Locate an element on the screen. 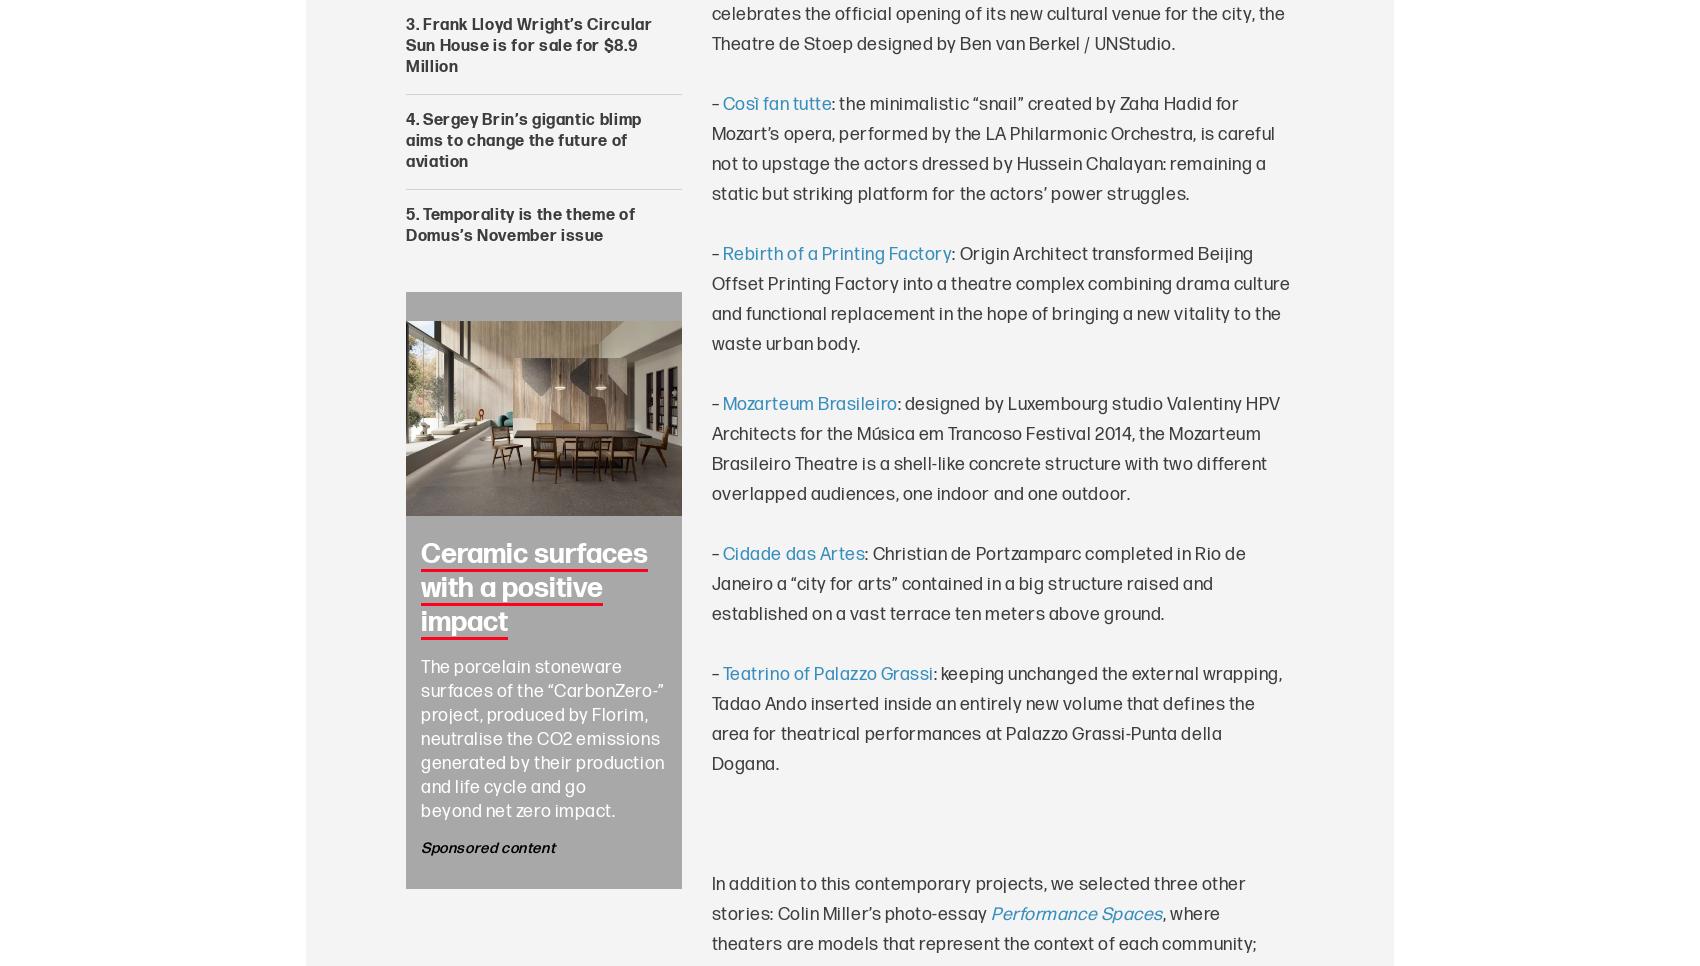 This screenshot has width=1700, height=966. 'Teatrino of Palazzo Grassi' is located at coordinates (826, 674).